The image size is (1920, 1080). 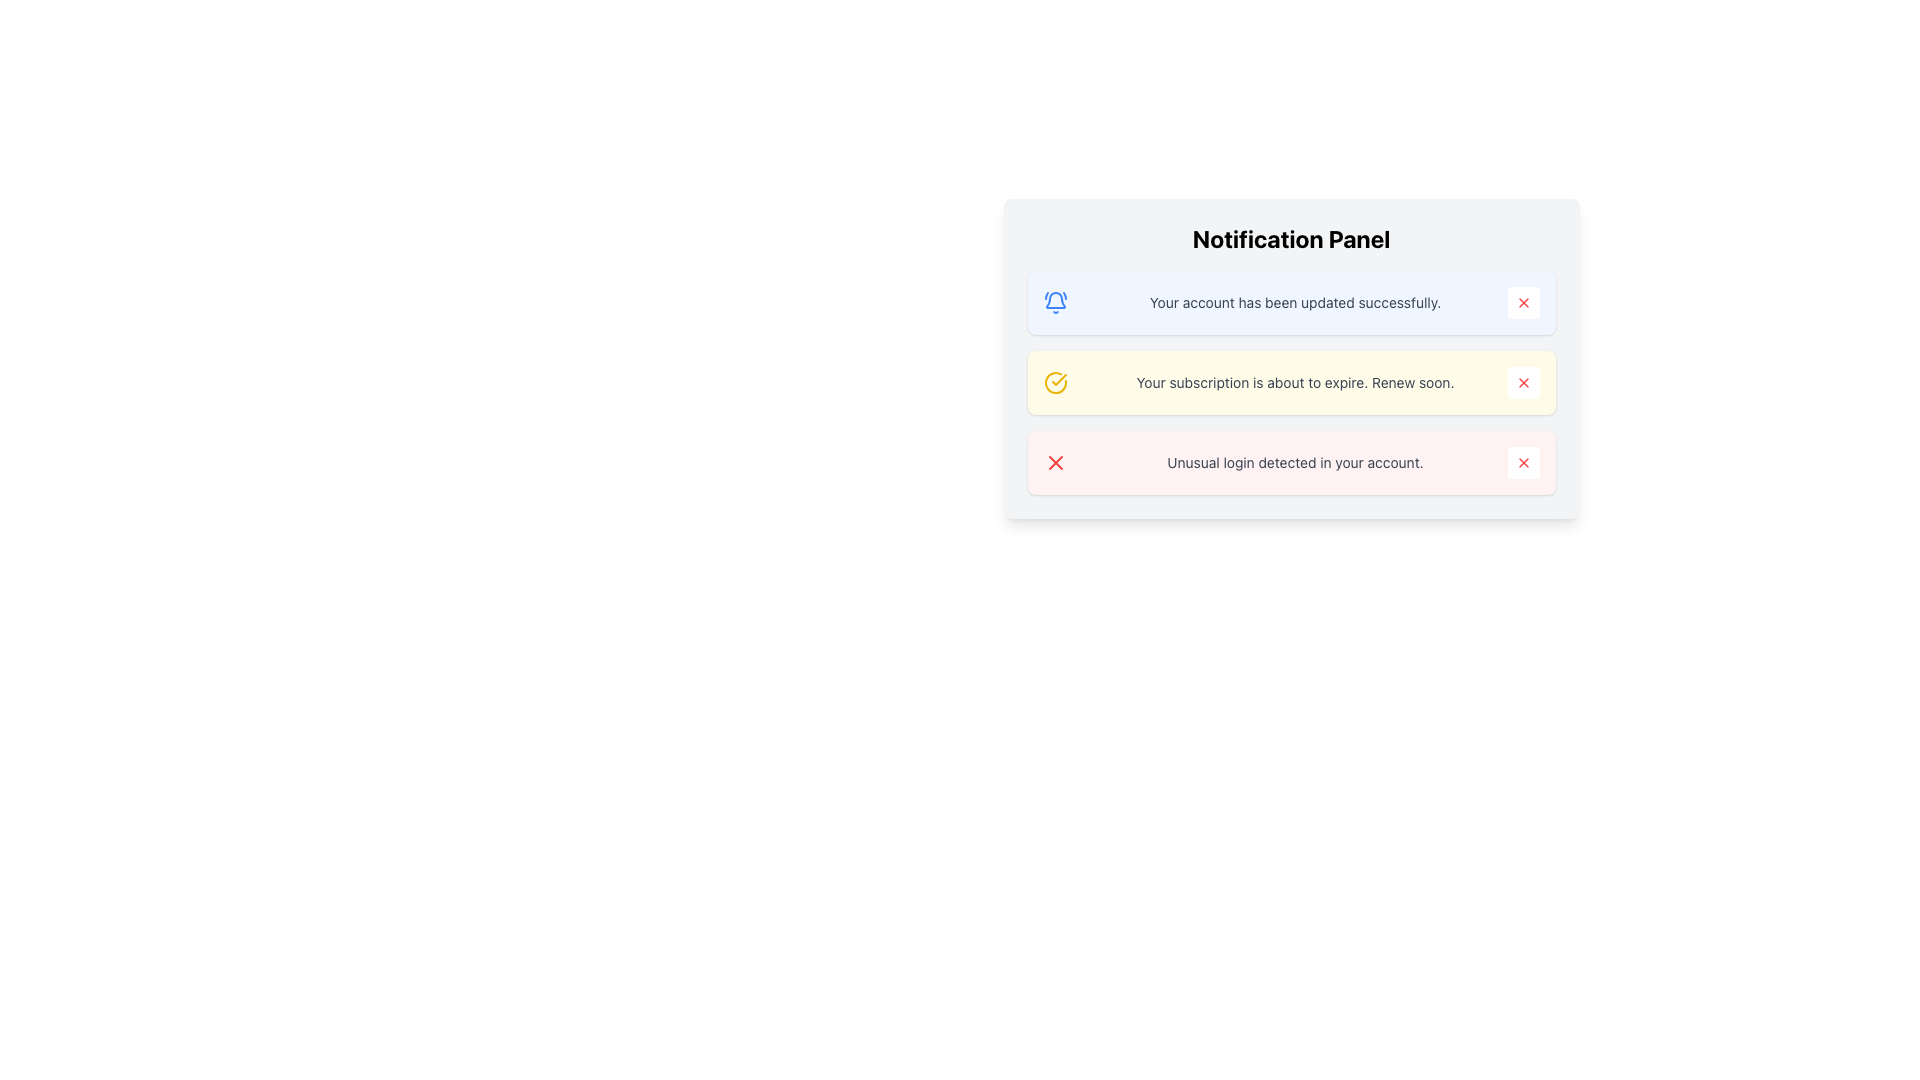 I want to click on the dismiss button located in the notification panel's second row, to the right of the message 'Your subscription is about to expire. Renew soon.', so click(x=1522, y=382).